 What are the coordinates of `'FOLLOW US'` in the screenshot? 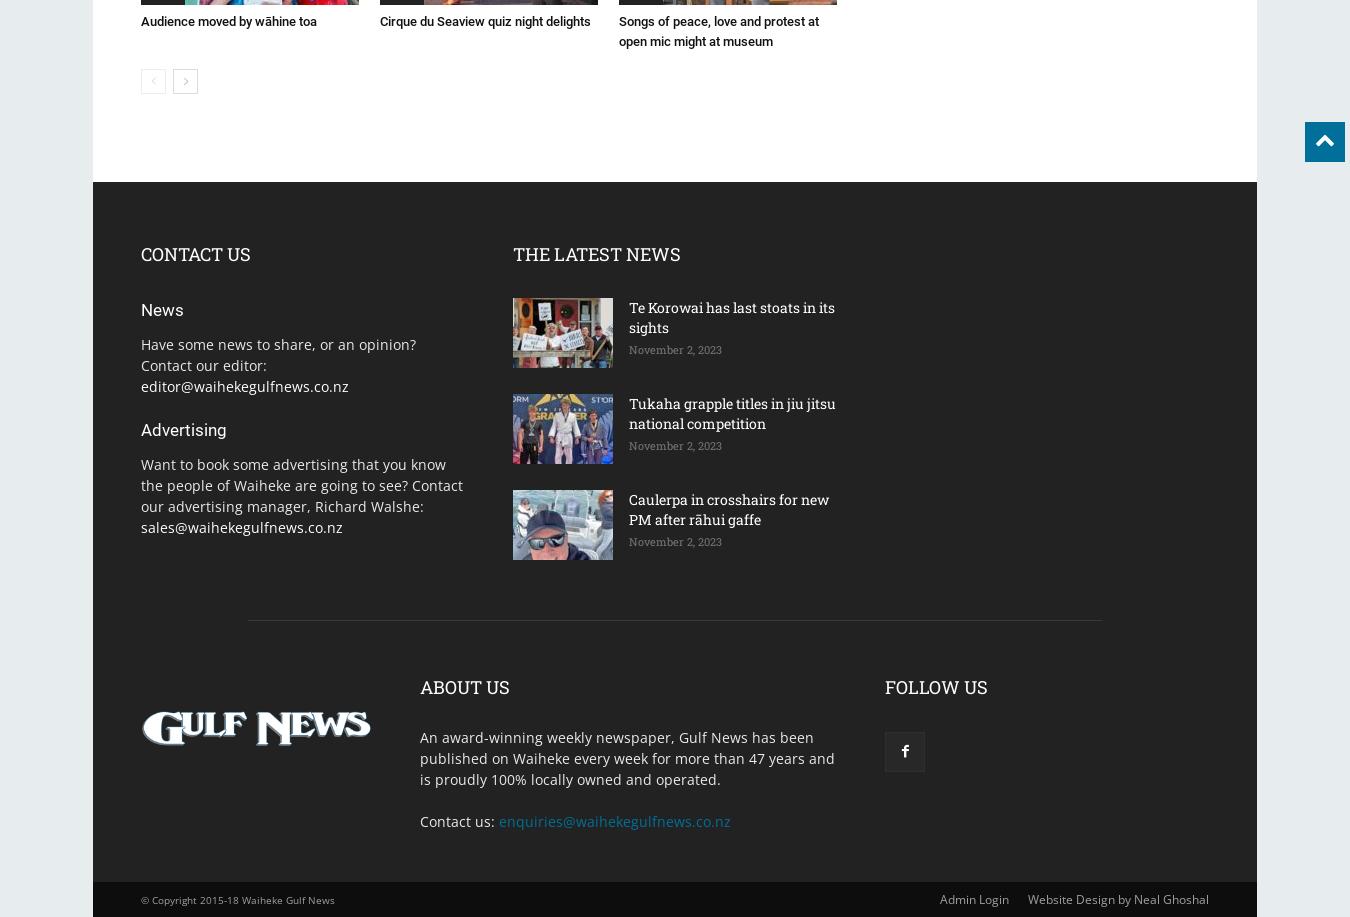 It's located at (935, 687).